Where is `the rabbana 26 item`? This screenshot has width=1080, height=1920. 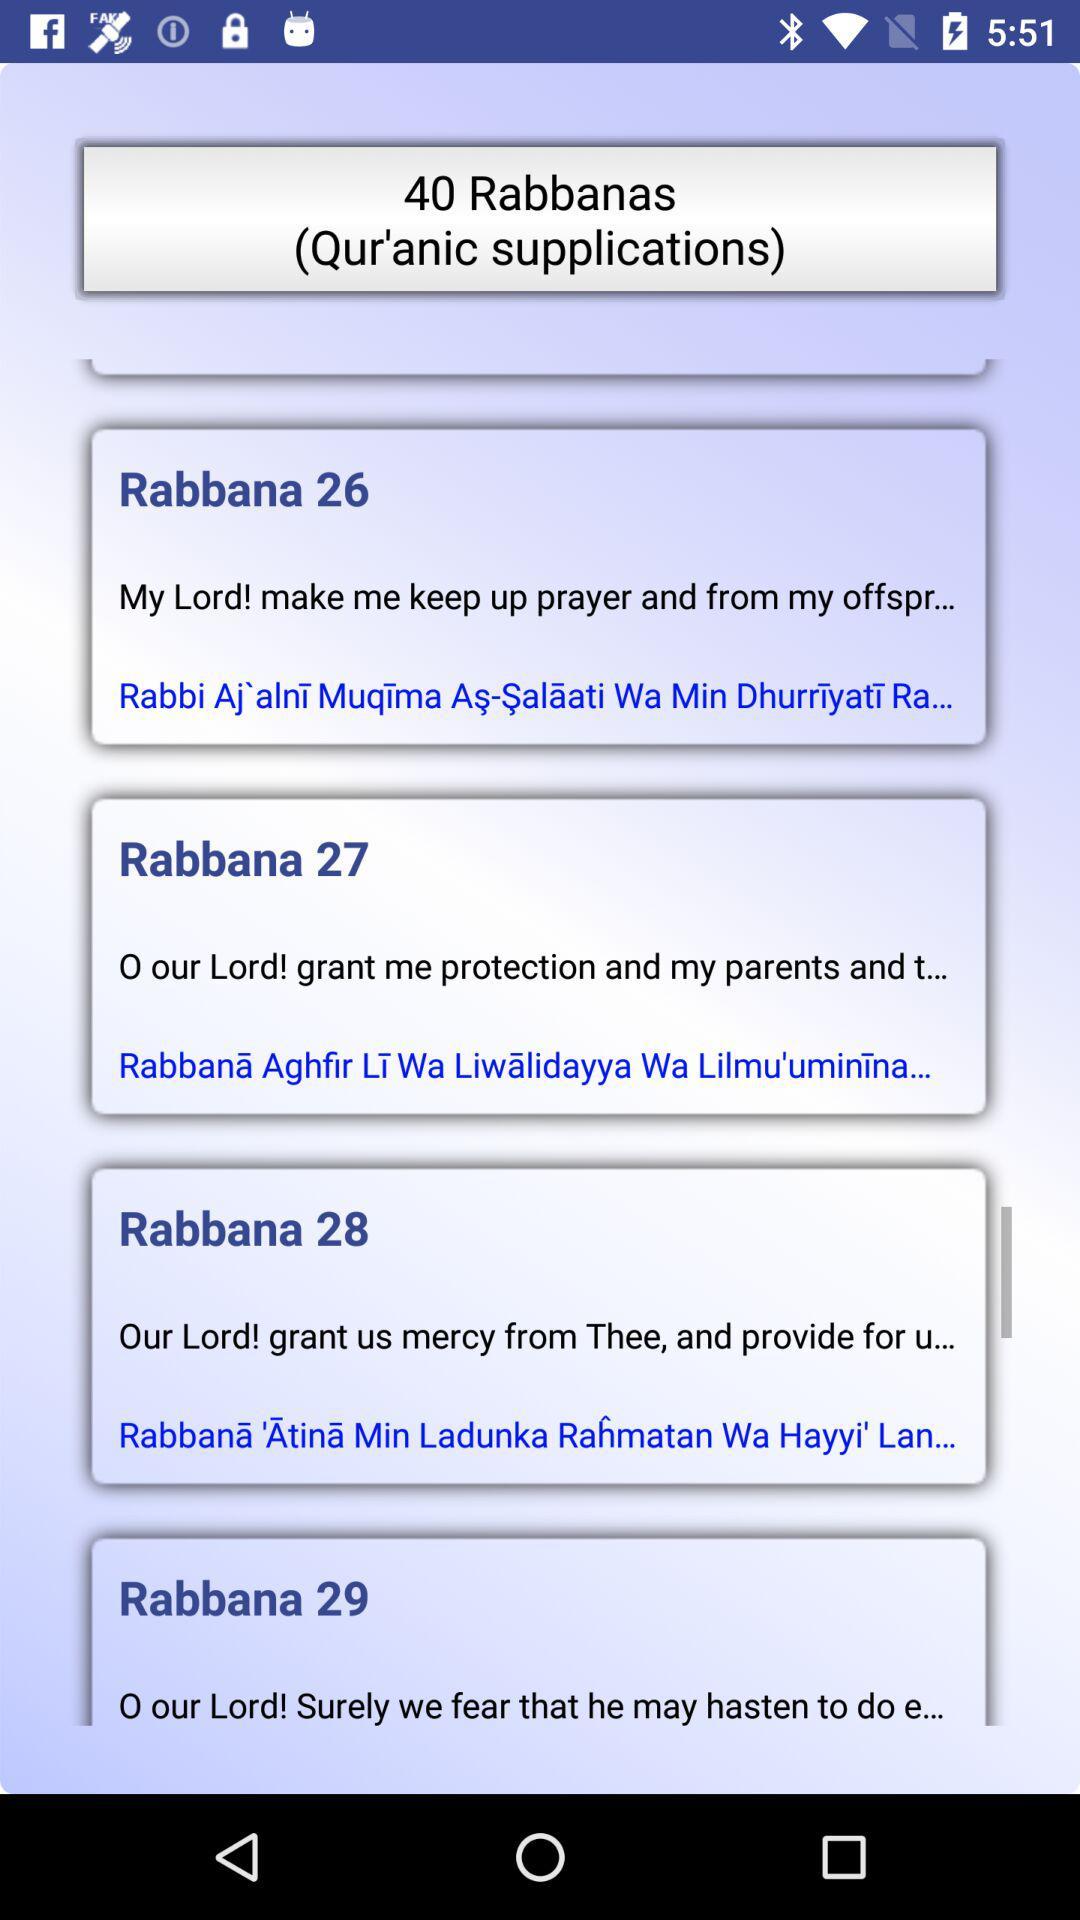
the rabbana 26 item is located at coordinates (537, 467).